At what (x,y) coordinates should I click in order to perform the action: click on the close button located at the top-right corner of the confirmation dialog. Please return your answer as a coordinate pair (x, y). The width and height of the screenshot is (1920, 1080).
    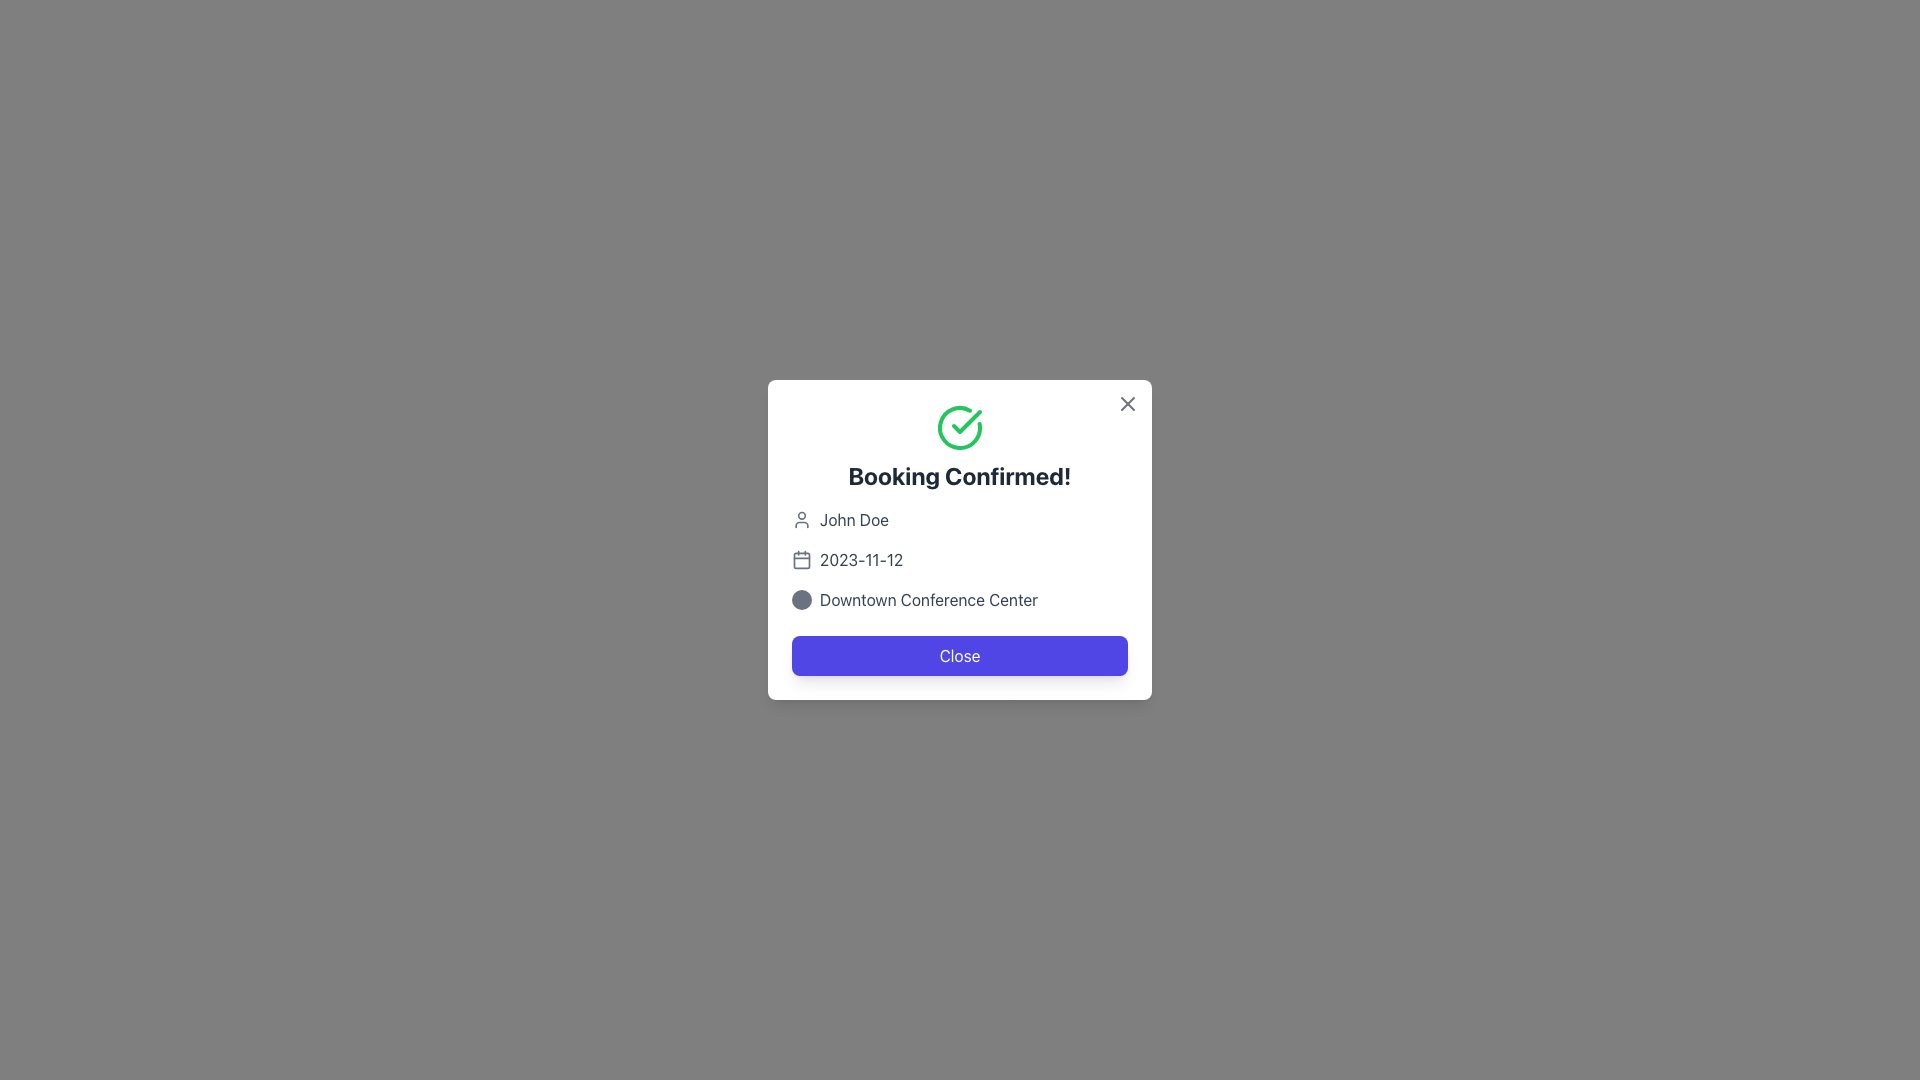
    Looking at the image, I should click on (1128, 404).